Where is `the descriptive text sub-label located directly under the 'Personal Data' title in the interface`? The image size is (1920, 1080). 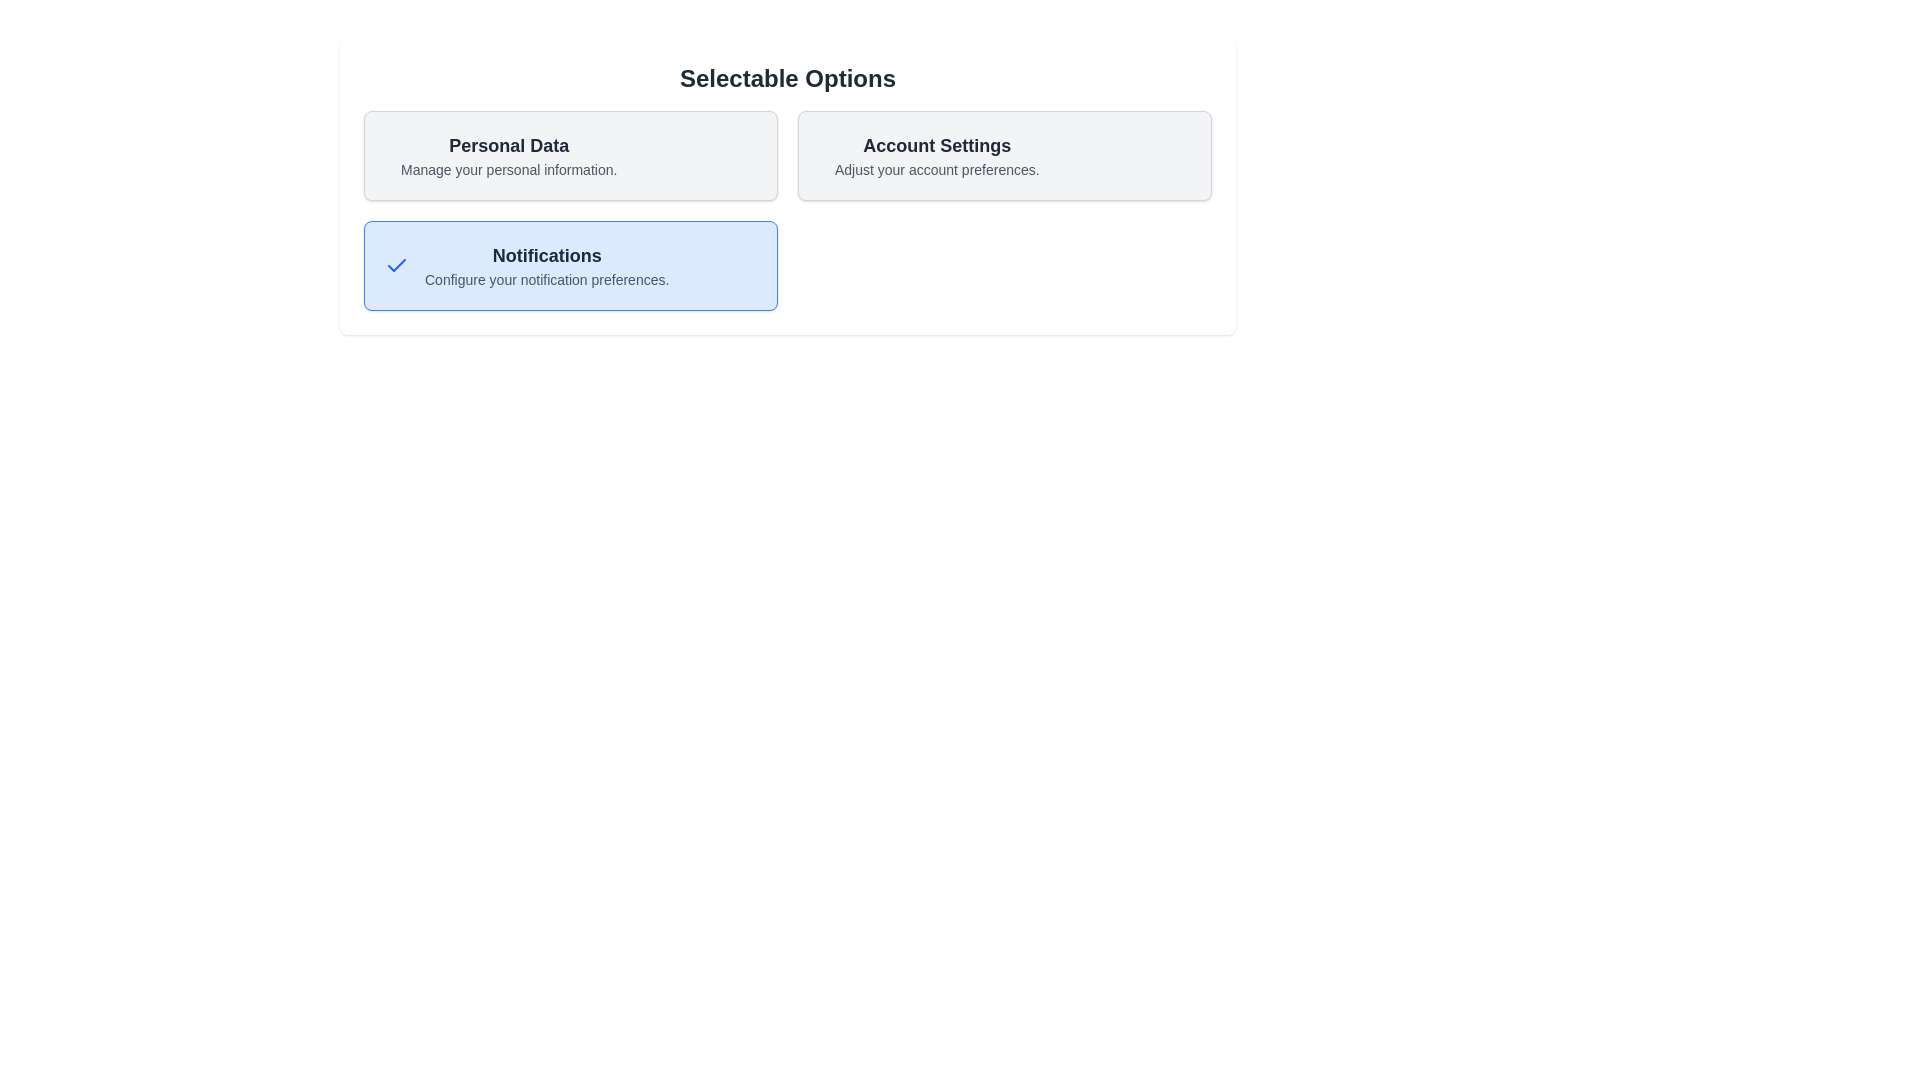
the descriptive text sub-label located directly under the 'Personal Data' title in the interface is located at coordinates (509, 168).